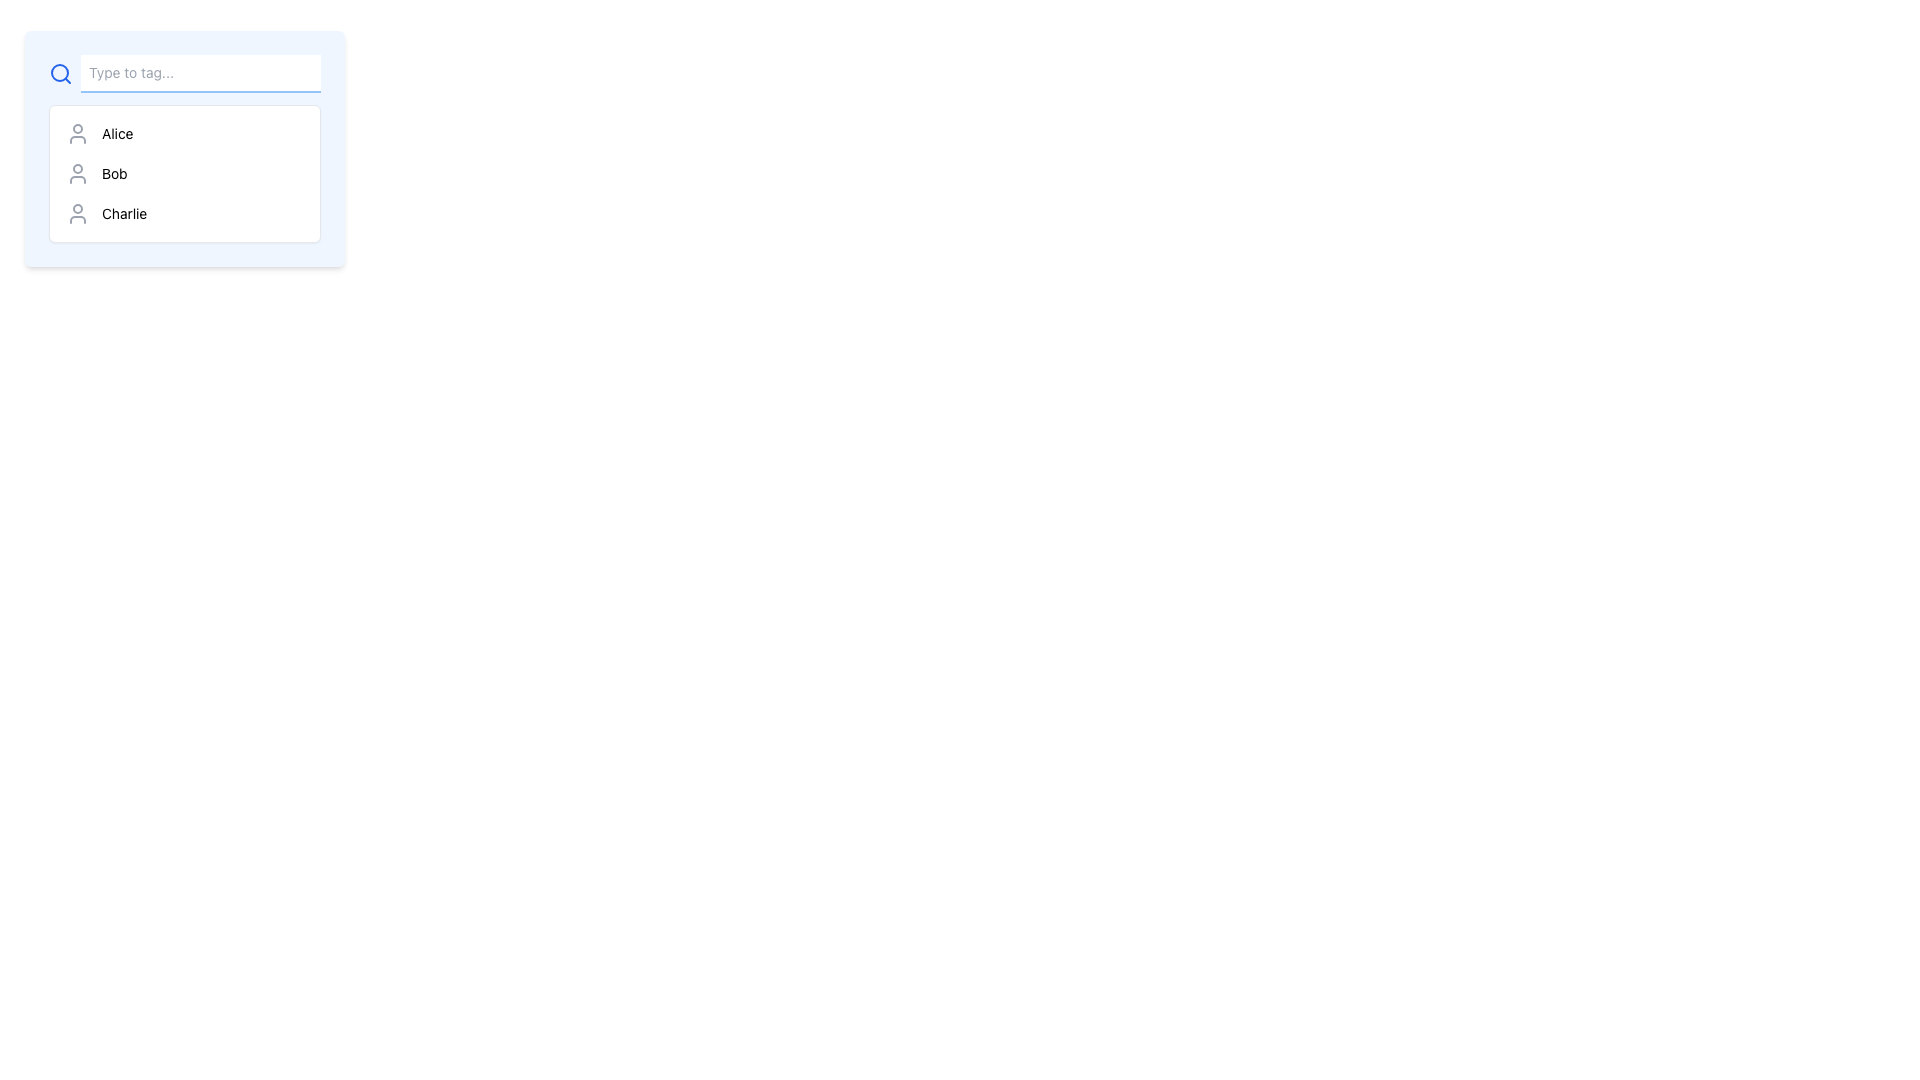 The image size is (1920, 1080). What do you see at coordinates (123, 213) in the screenshot?
I see `the text element displaying the name 'Charlie', which is the last item in a selectable list of user options or tags` at bounding box center [123, 213].